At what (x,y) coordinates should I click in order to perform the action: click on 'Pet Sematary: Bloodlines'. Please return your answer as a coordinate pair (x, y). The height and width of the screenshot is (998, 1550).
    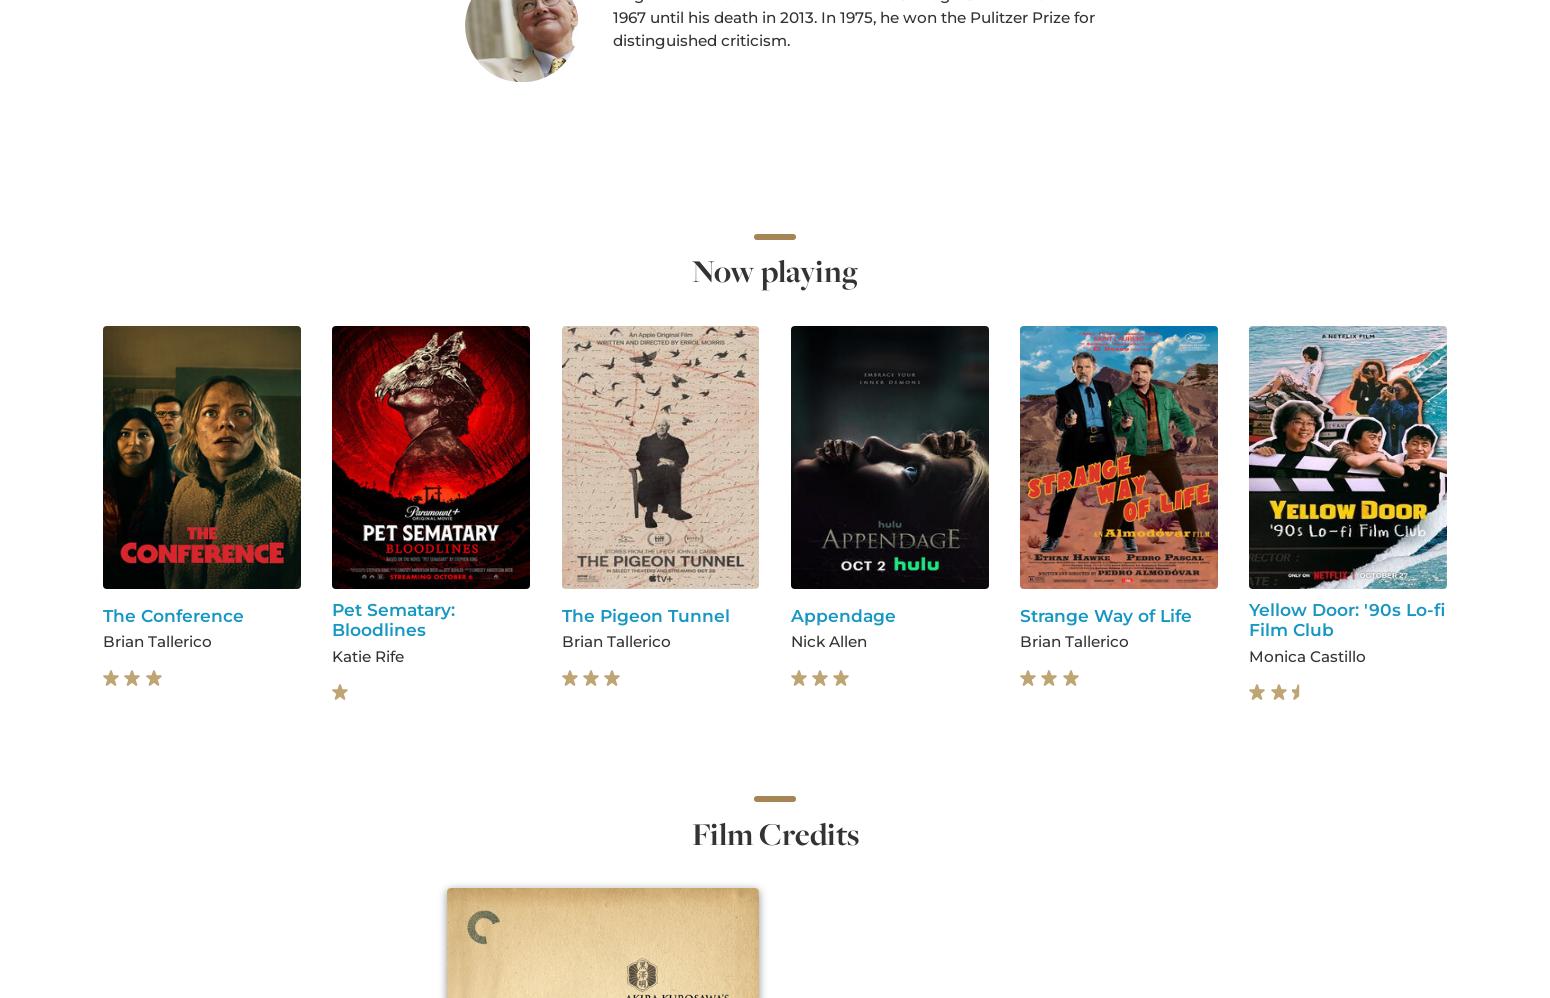
    Looking at the image, I should click on (393, 618).